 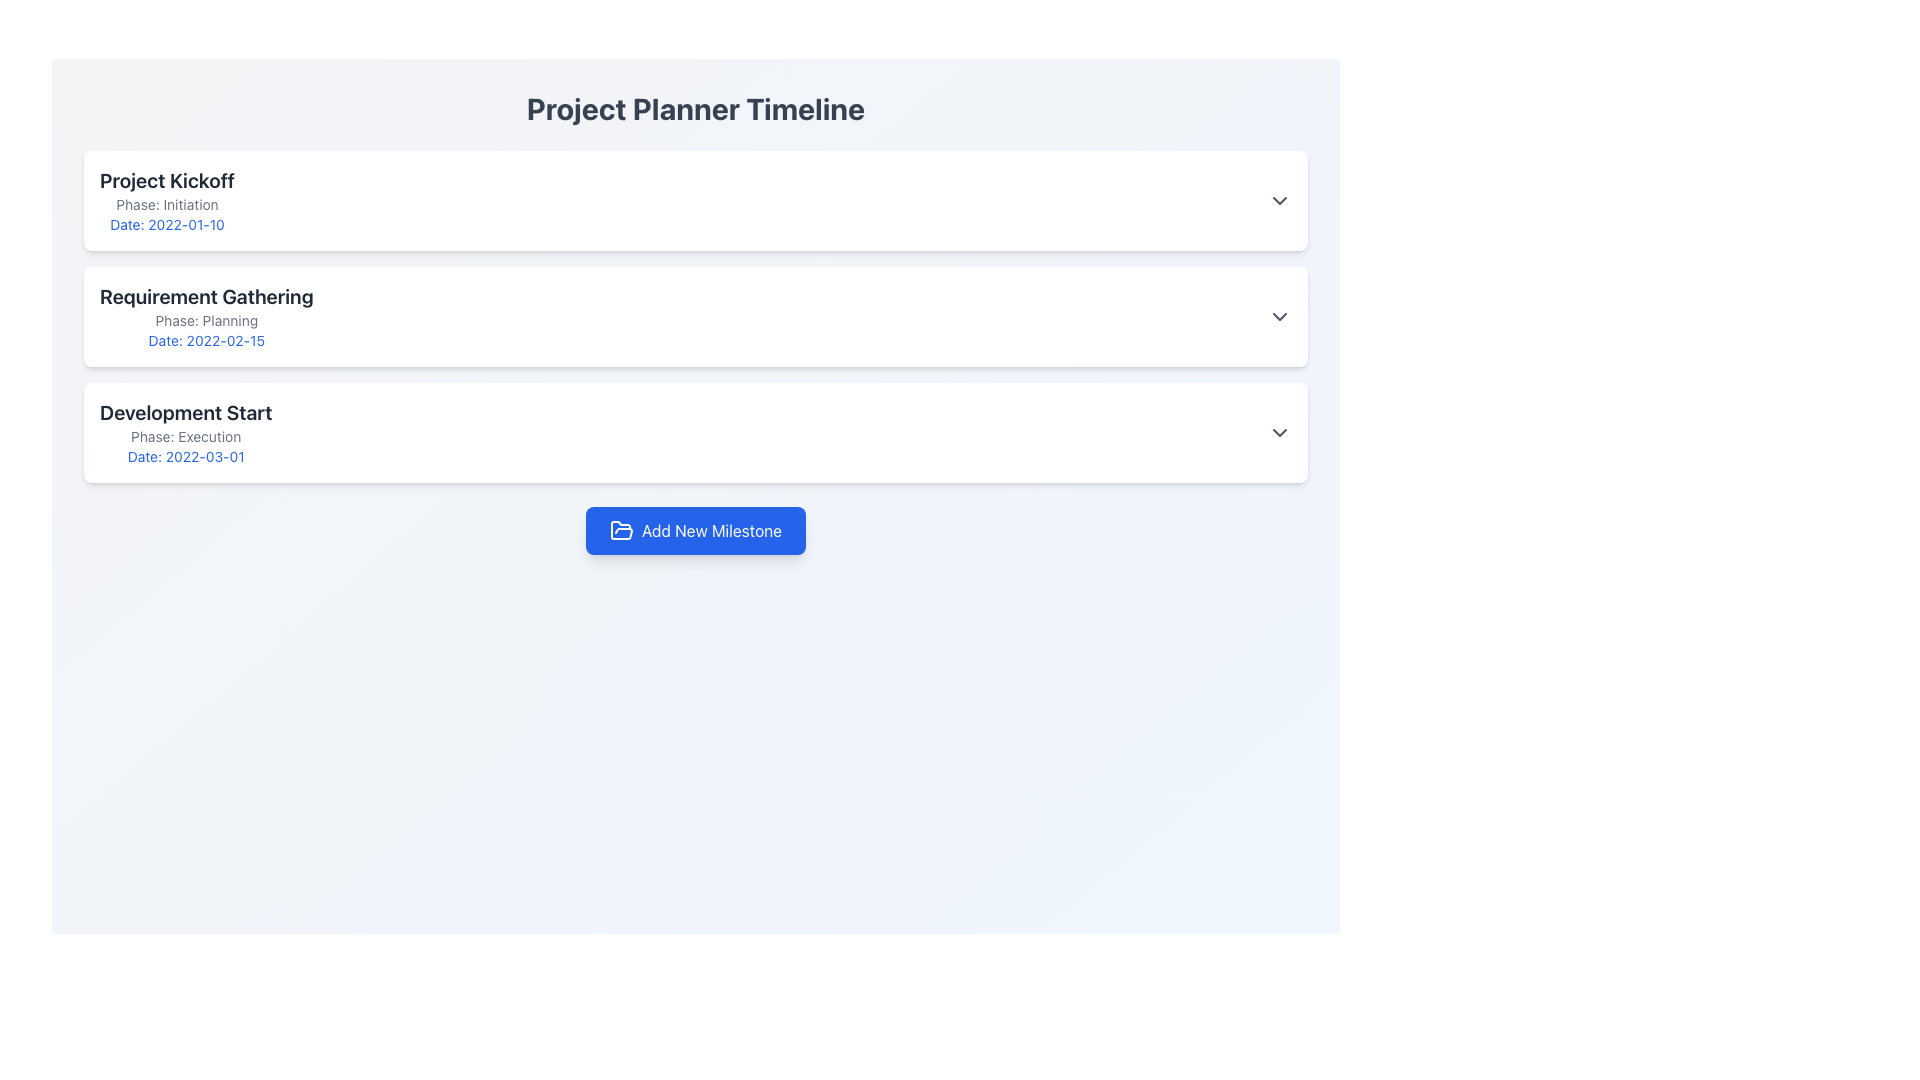 What do you see at coordinates (1280, 431) in the screenshot?
I see `the downward-pointing chevron icon located at the right end of the 'Development Start' milestone section in the chronological list` at bounding box center [1280, 431].